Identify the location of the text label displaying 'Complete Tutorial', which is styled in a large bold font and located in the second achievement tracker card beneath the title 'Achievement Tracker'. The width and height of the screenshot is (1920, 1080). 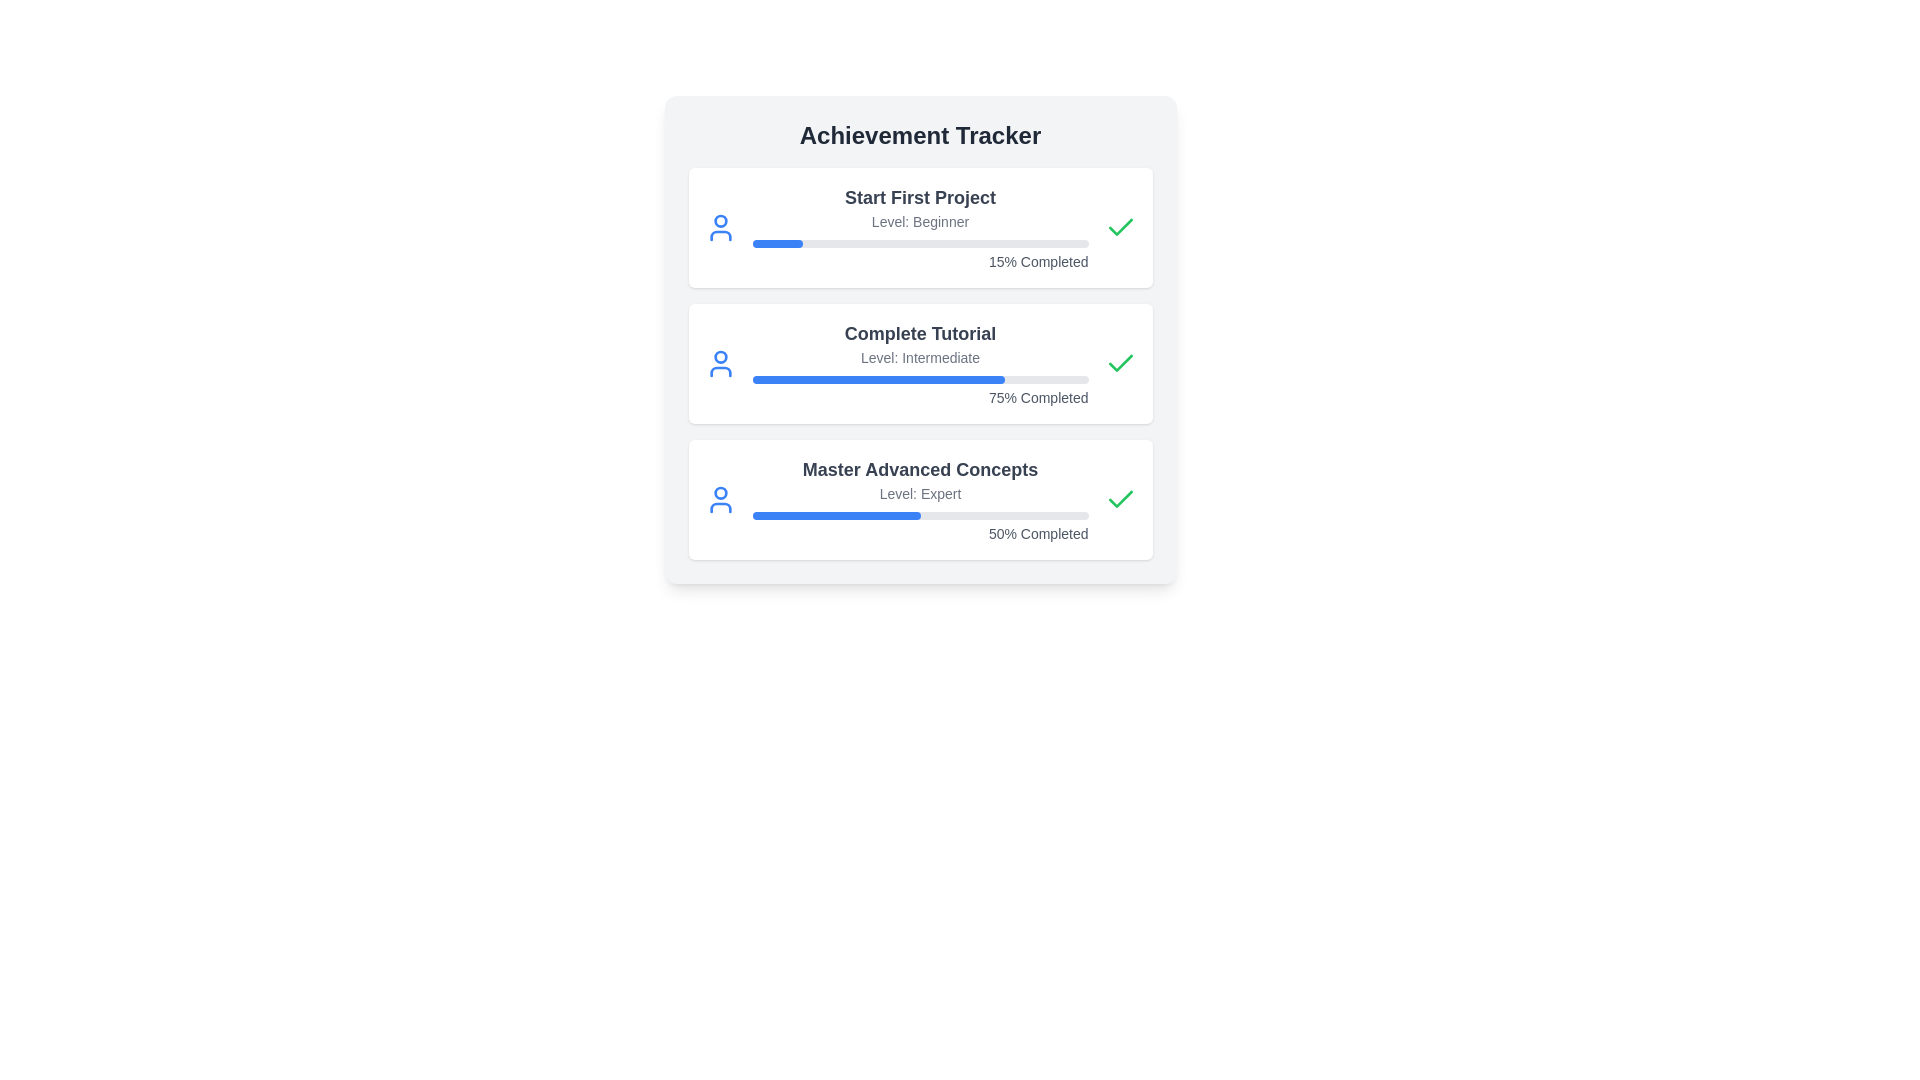
(919, 333).